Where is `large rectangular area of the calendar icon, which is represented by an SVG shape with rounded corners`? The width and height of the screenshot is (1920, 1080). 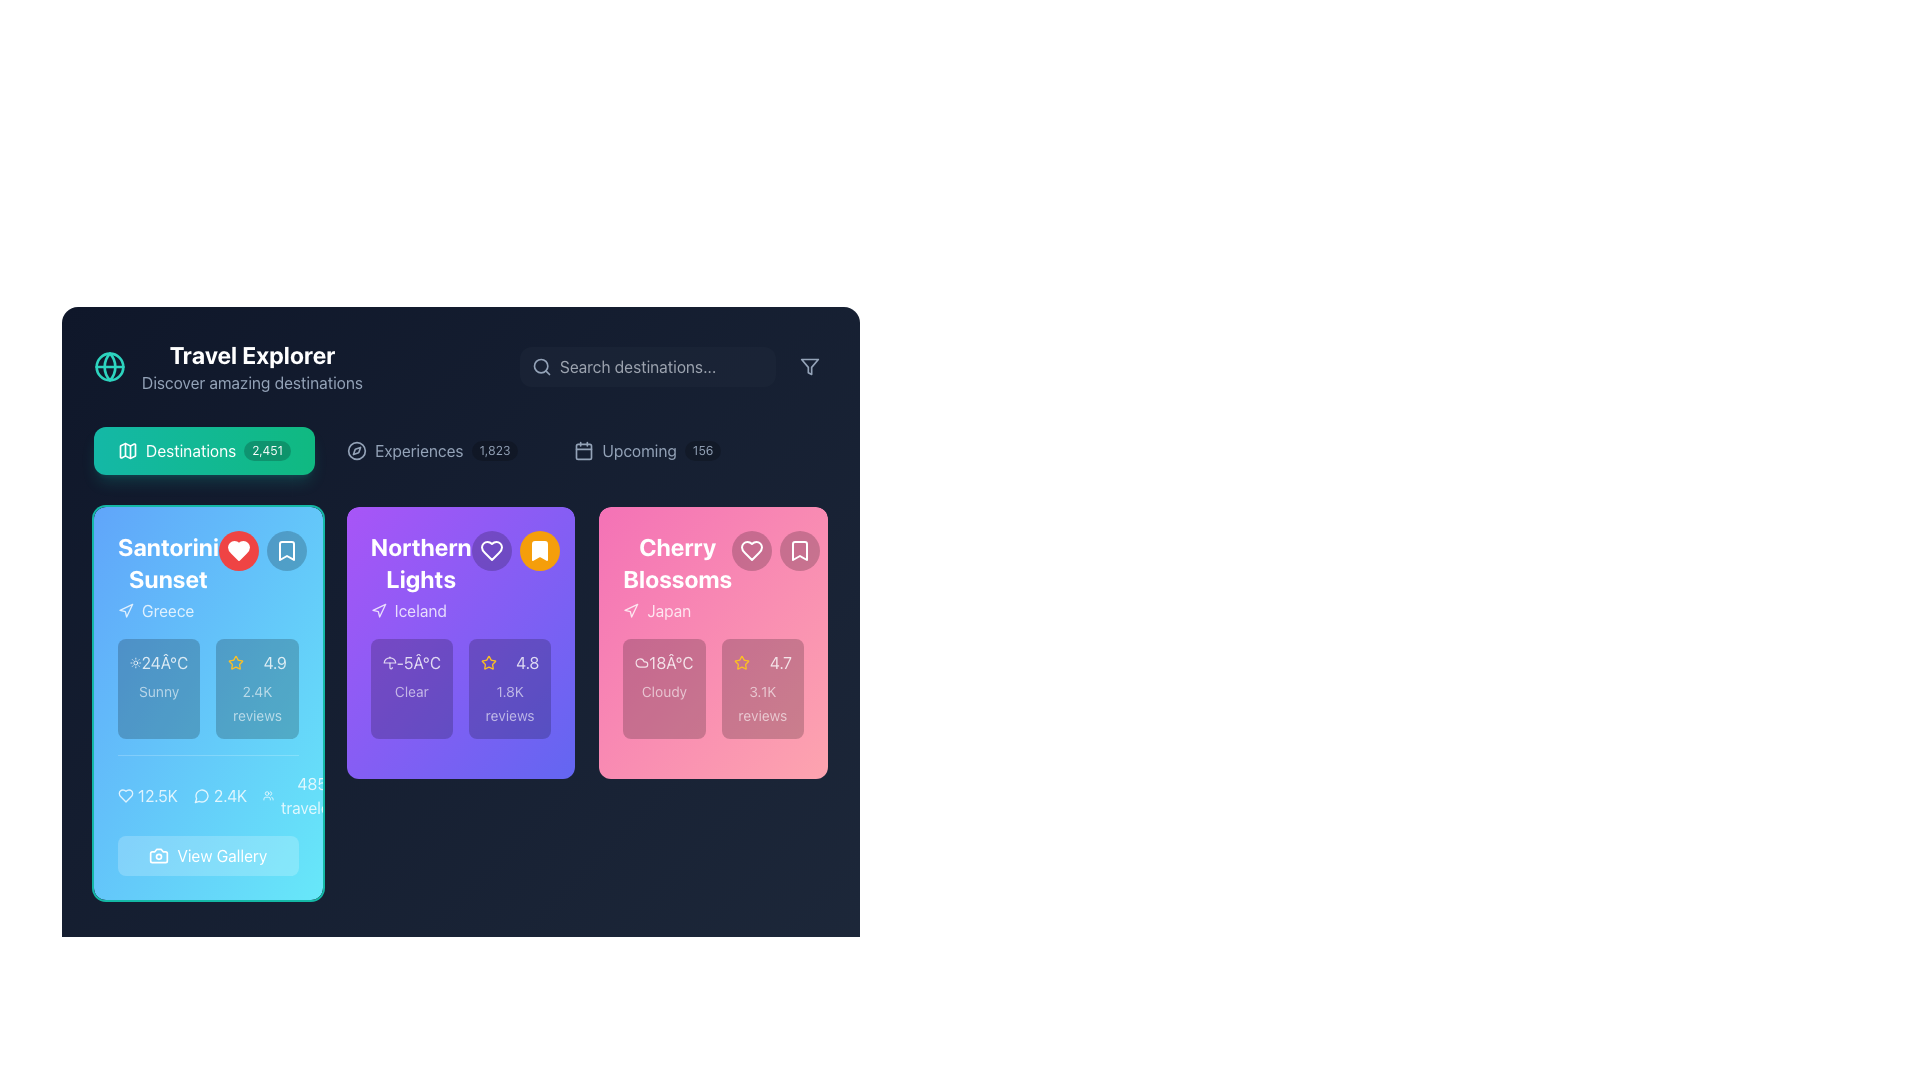 large rectangular area of the calendar icon, which is represented by an SVG shape with rounded corners is located at coordinates (583, 451).